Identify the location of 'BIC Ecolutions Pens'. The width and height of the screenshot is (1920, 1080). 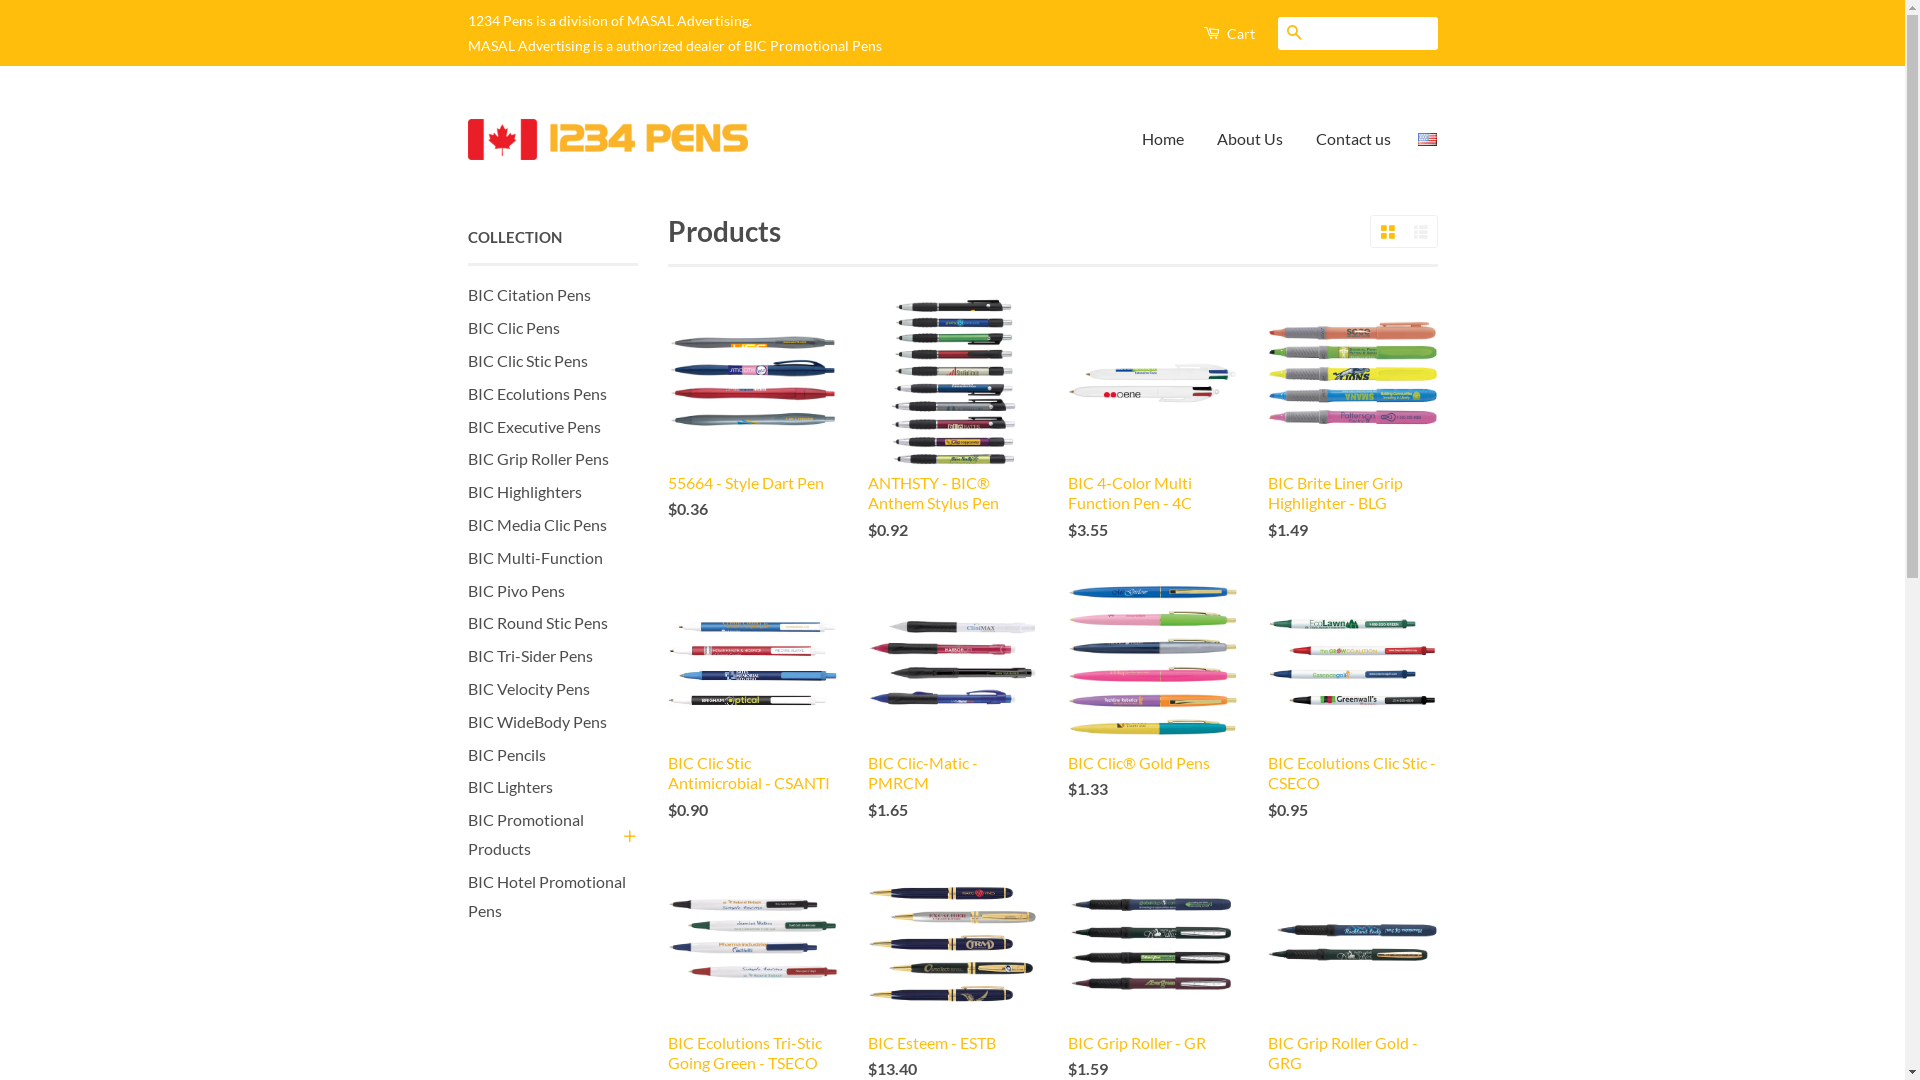
(537, 393).